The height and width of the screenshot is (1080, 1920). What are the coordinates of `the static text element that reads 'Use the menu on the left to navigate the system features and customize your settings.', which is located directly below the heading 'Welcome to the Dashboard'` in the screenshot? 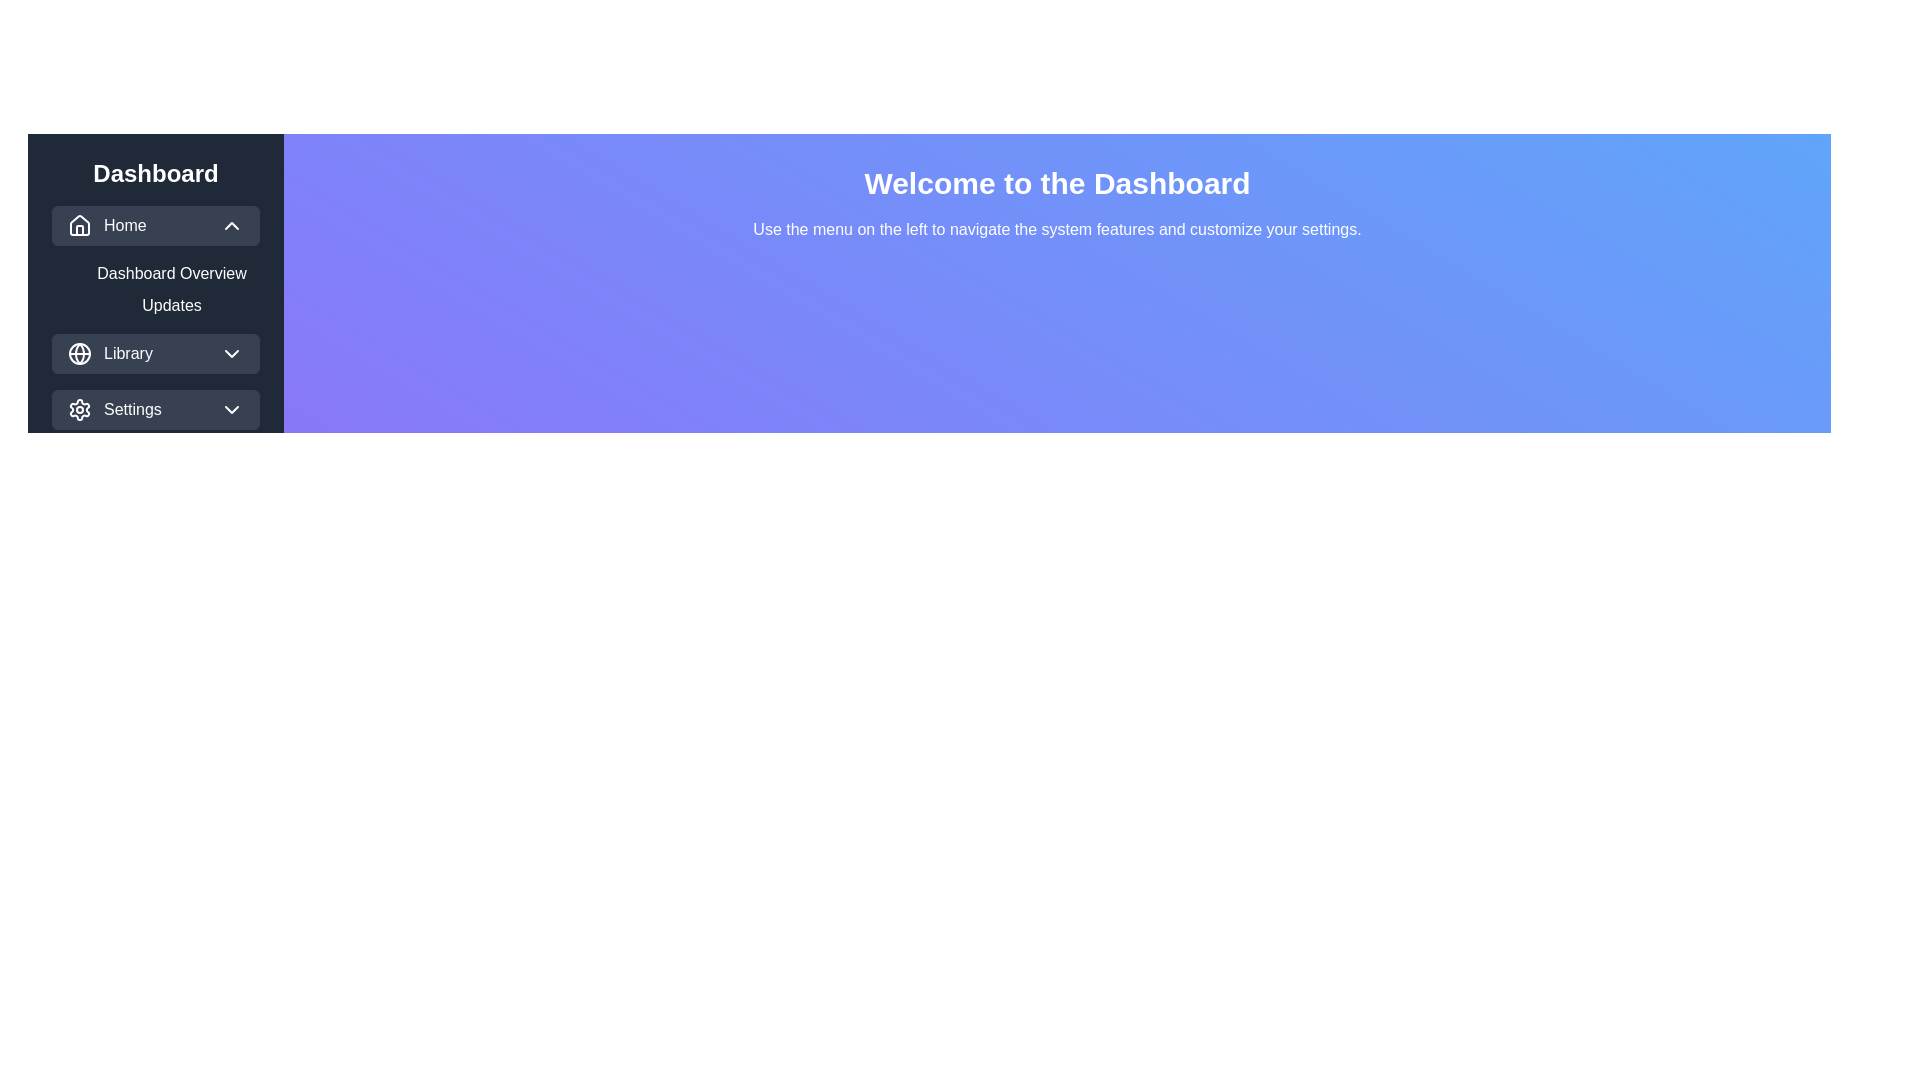 It's located at (1056, 229).